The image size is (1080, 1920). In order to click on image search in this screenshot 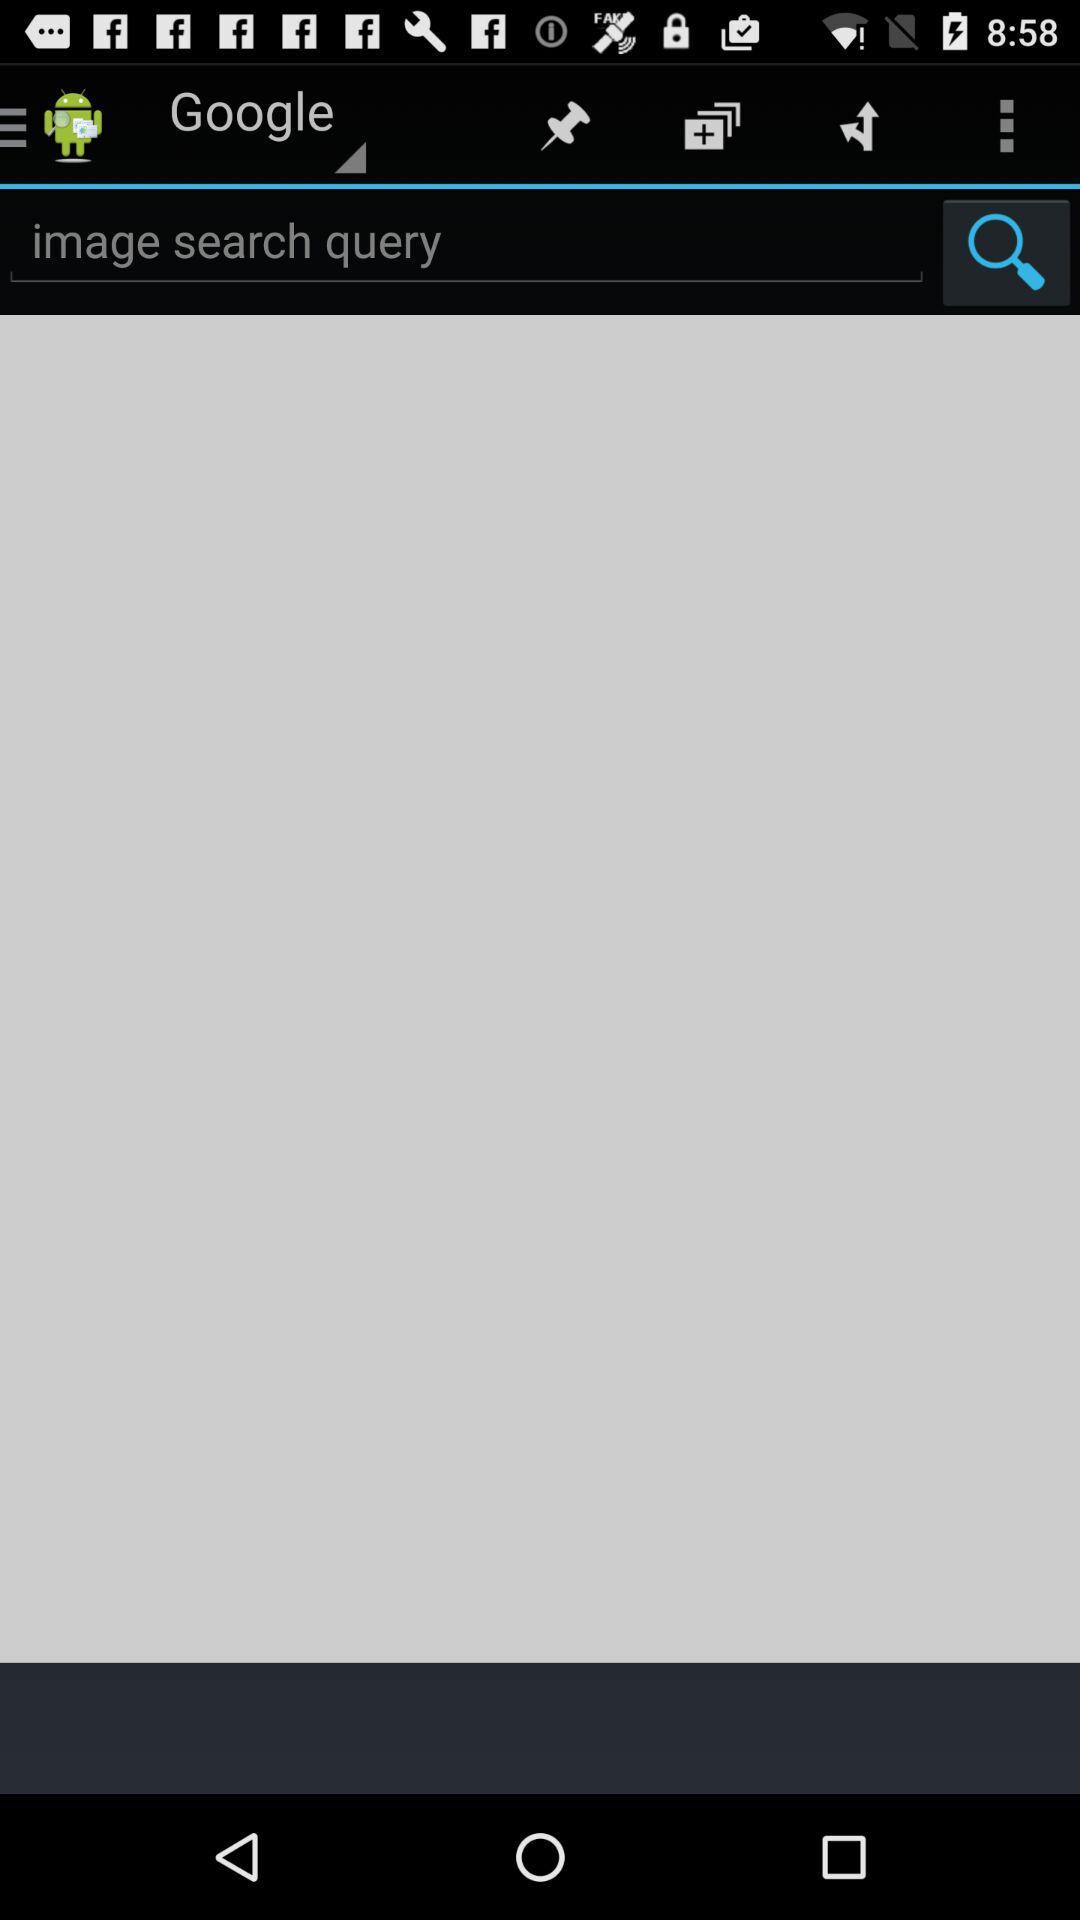, I will do `click(466, 240)`.